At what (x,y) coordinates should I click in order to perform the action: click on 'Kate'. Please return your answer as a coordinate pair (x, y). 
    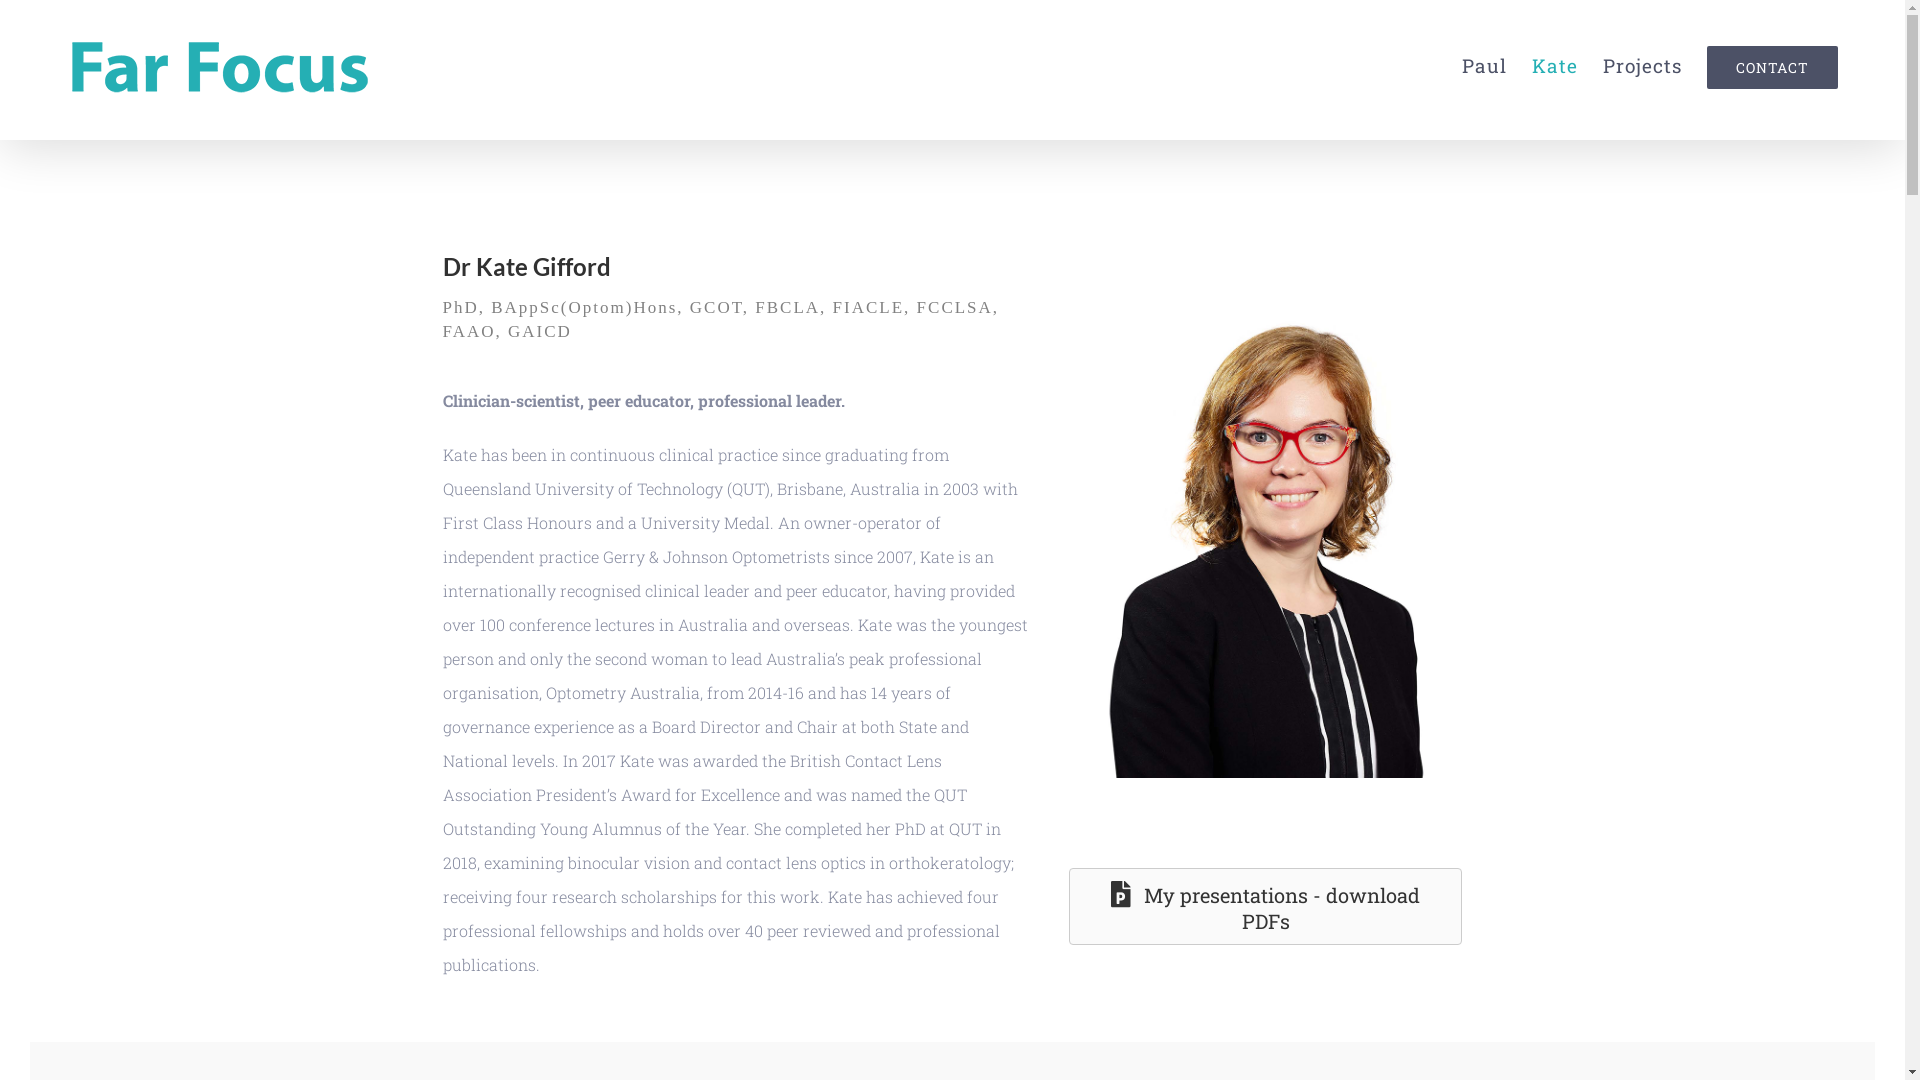
    Looking at the image, I should click on (1554, 64).